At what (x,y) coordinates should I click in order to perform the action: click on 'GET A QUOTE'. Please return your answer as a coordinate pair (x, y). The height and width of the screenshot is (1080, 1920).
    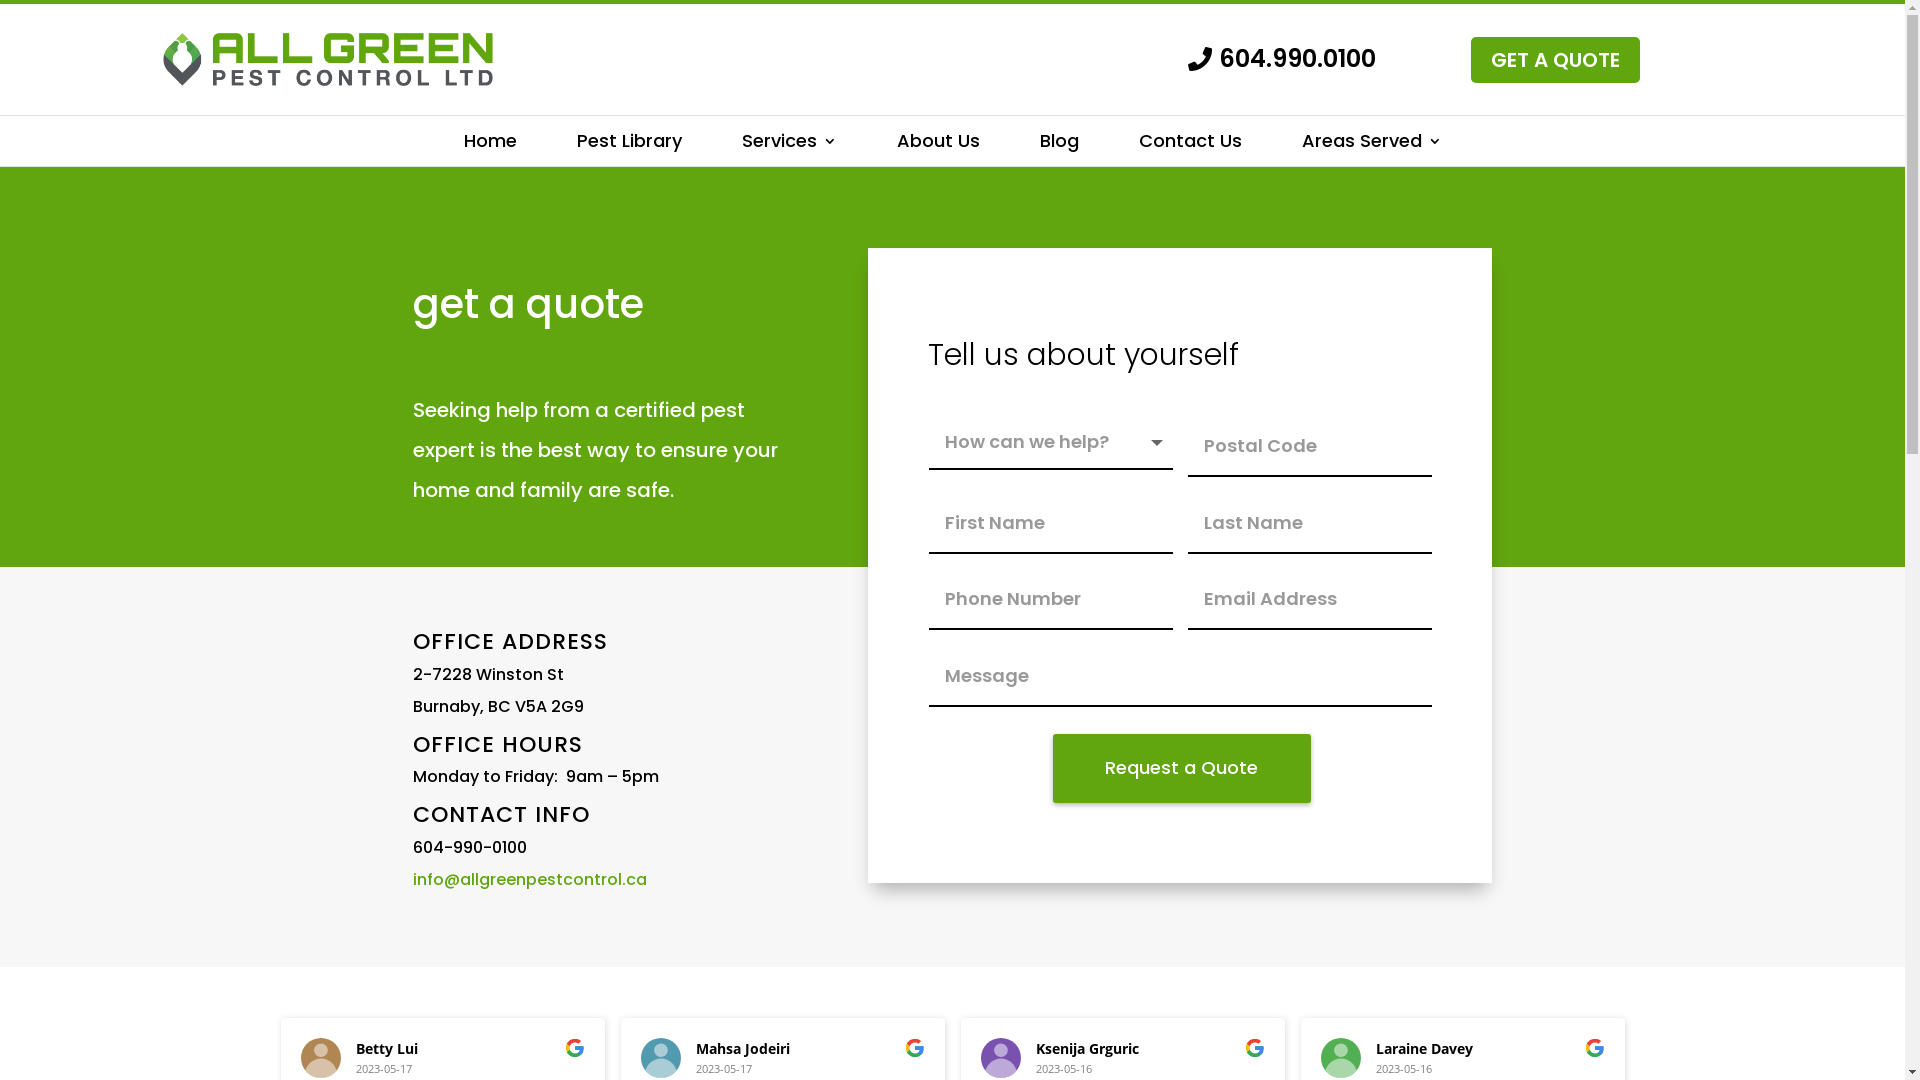
    Looking at the image, I should click on (1554, 59).